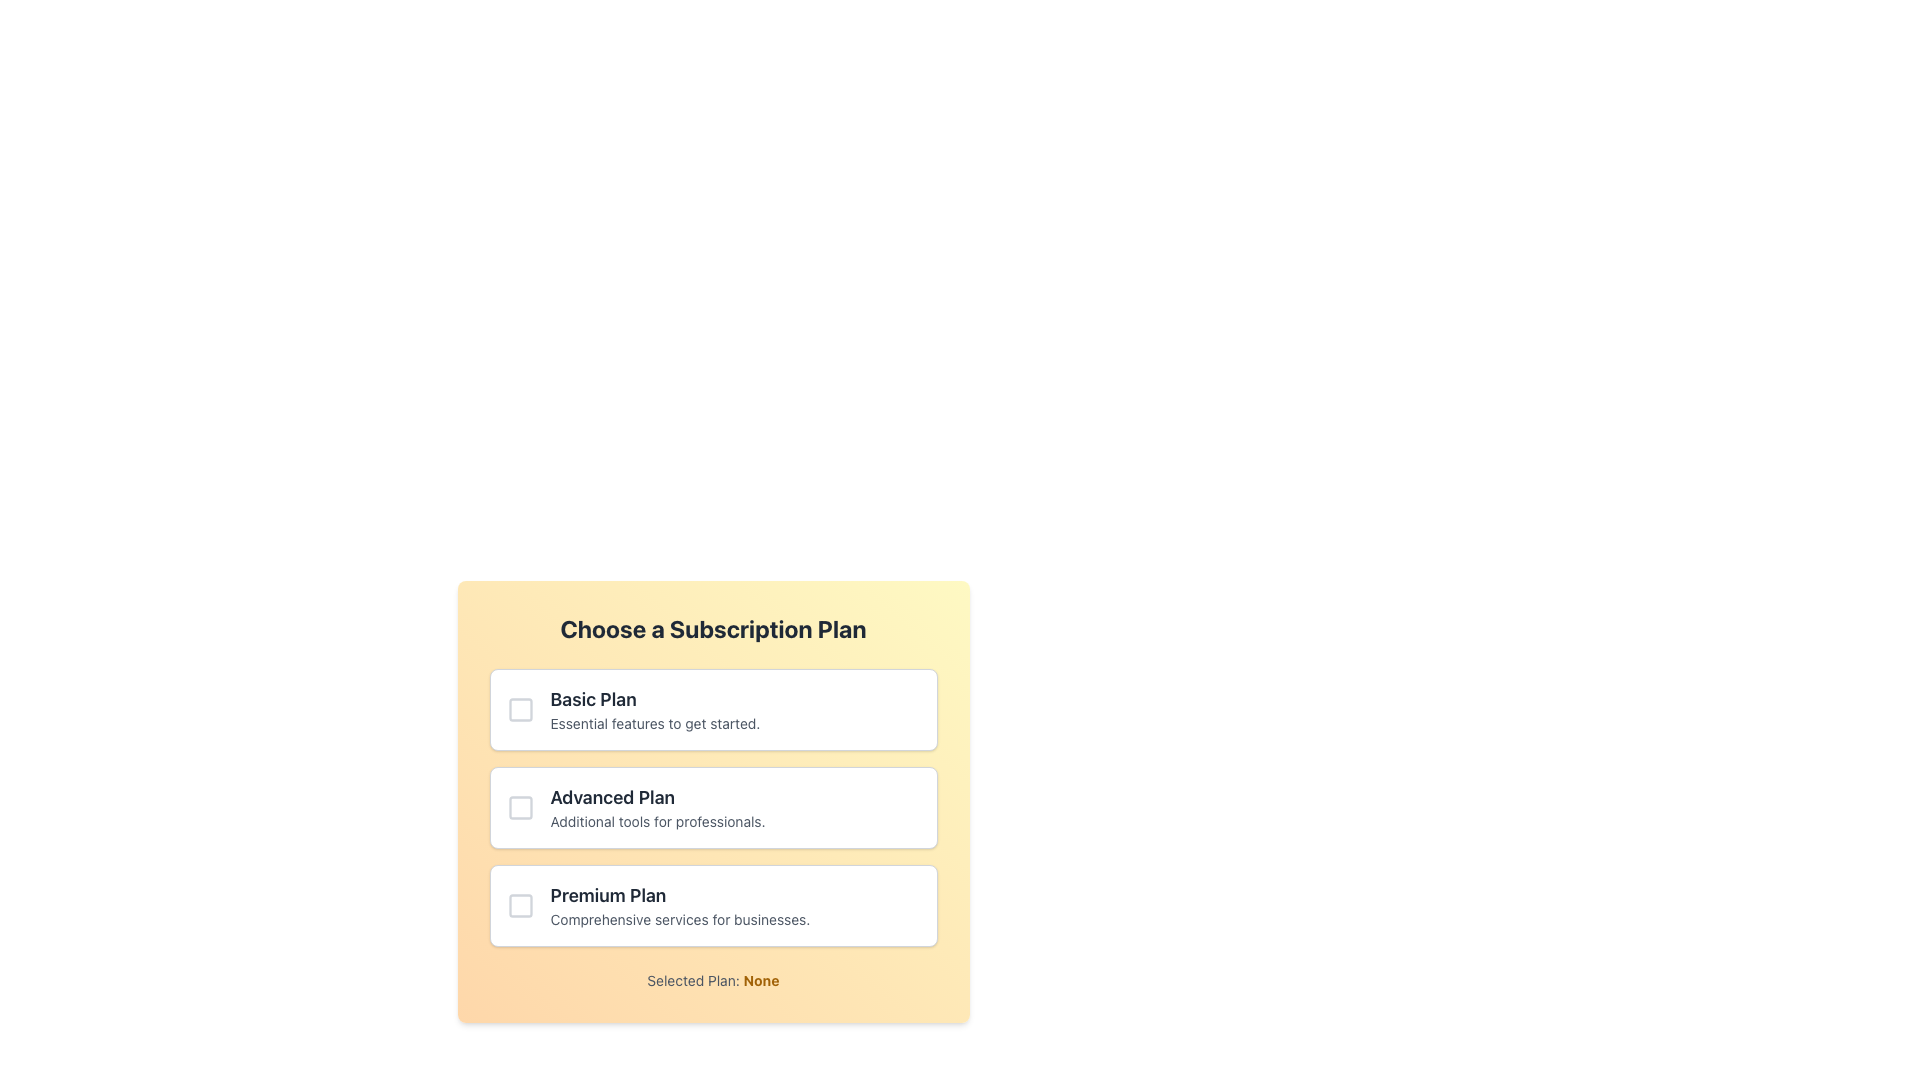 The width and height of the screenshot is (1920, 1080). I want to click on the checkbox, so click(713, 806).